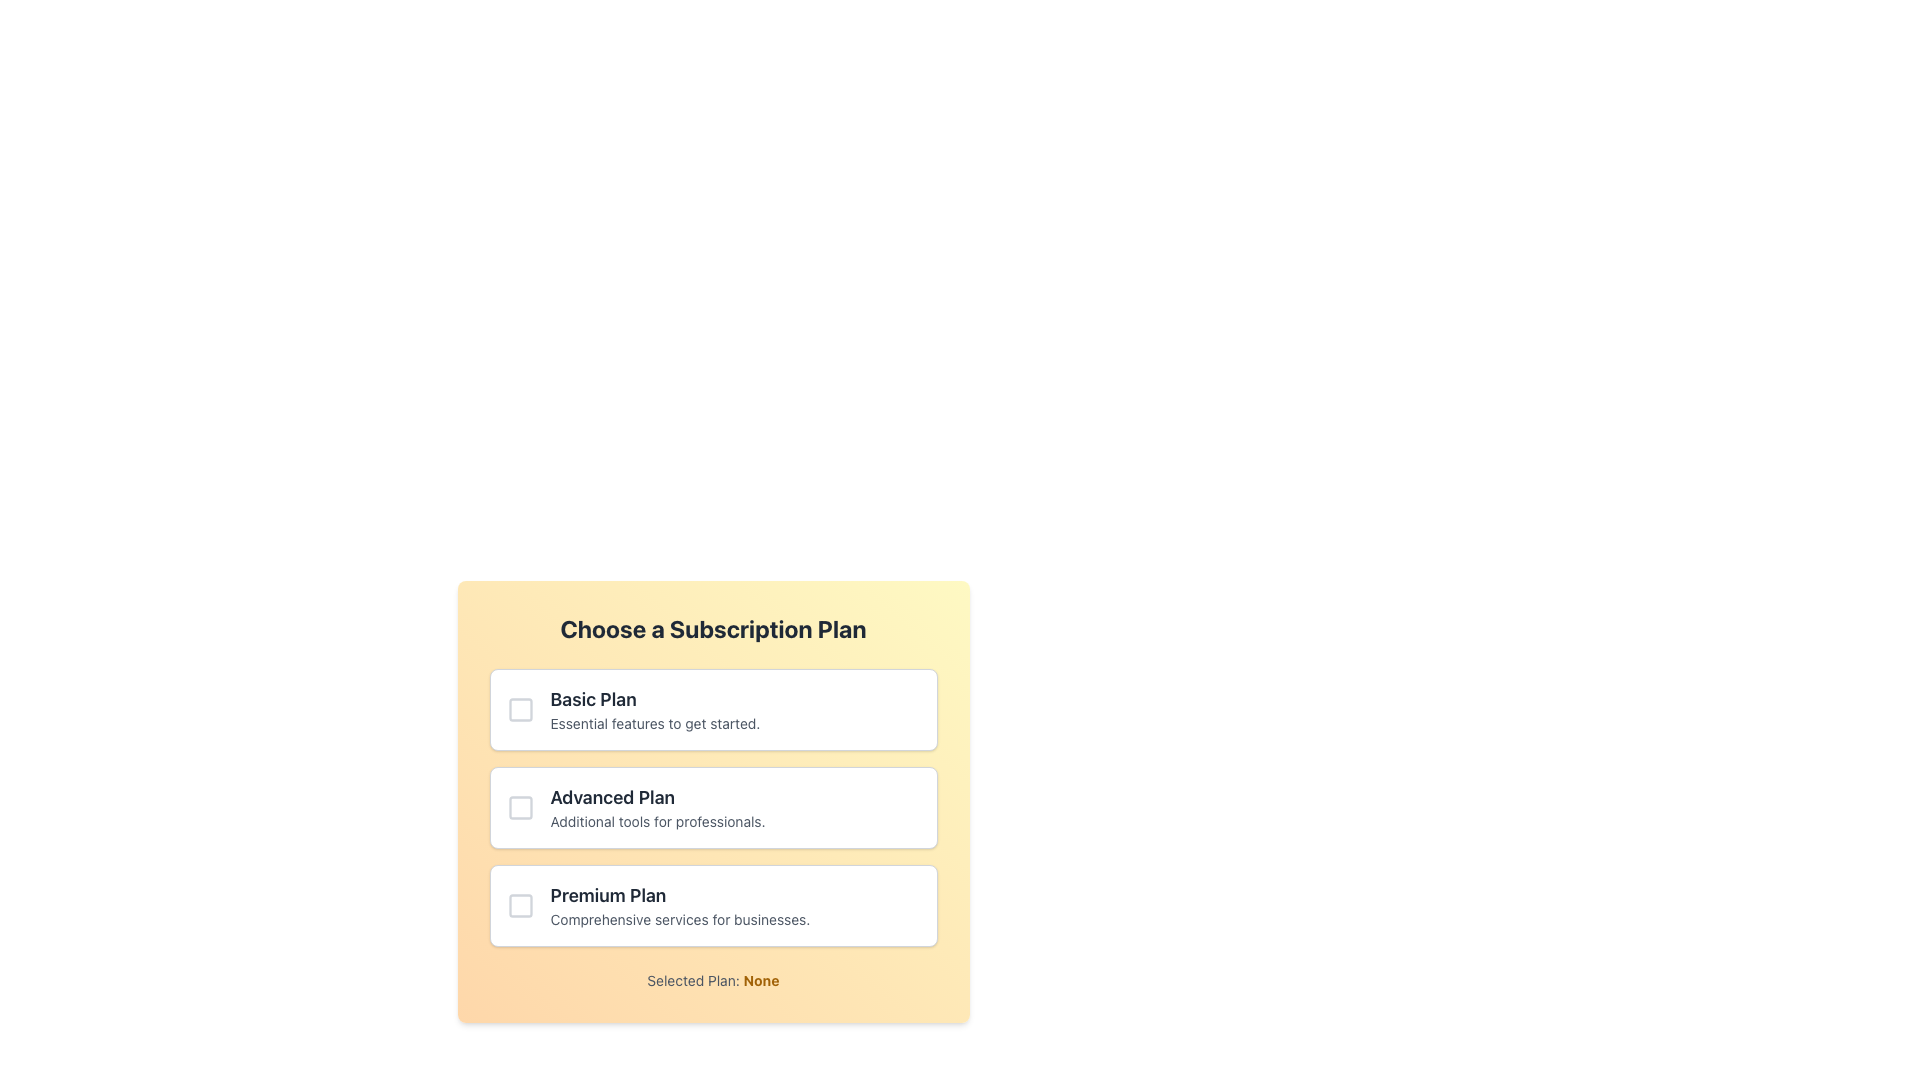 The width and height of the screenshot is (1920, 1080). I want to click on the checkbox, so click(713, 806).